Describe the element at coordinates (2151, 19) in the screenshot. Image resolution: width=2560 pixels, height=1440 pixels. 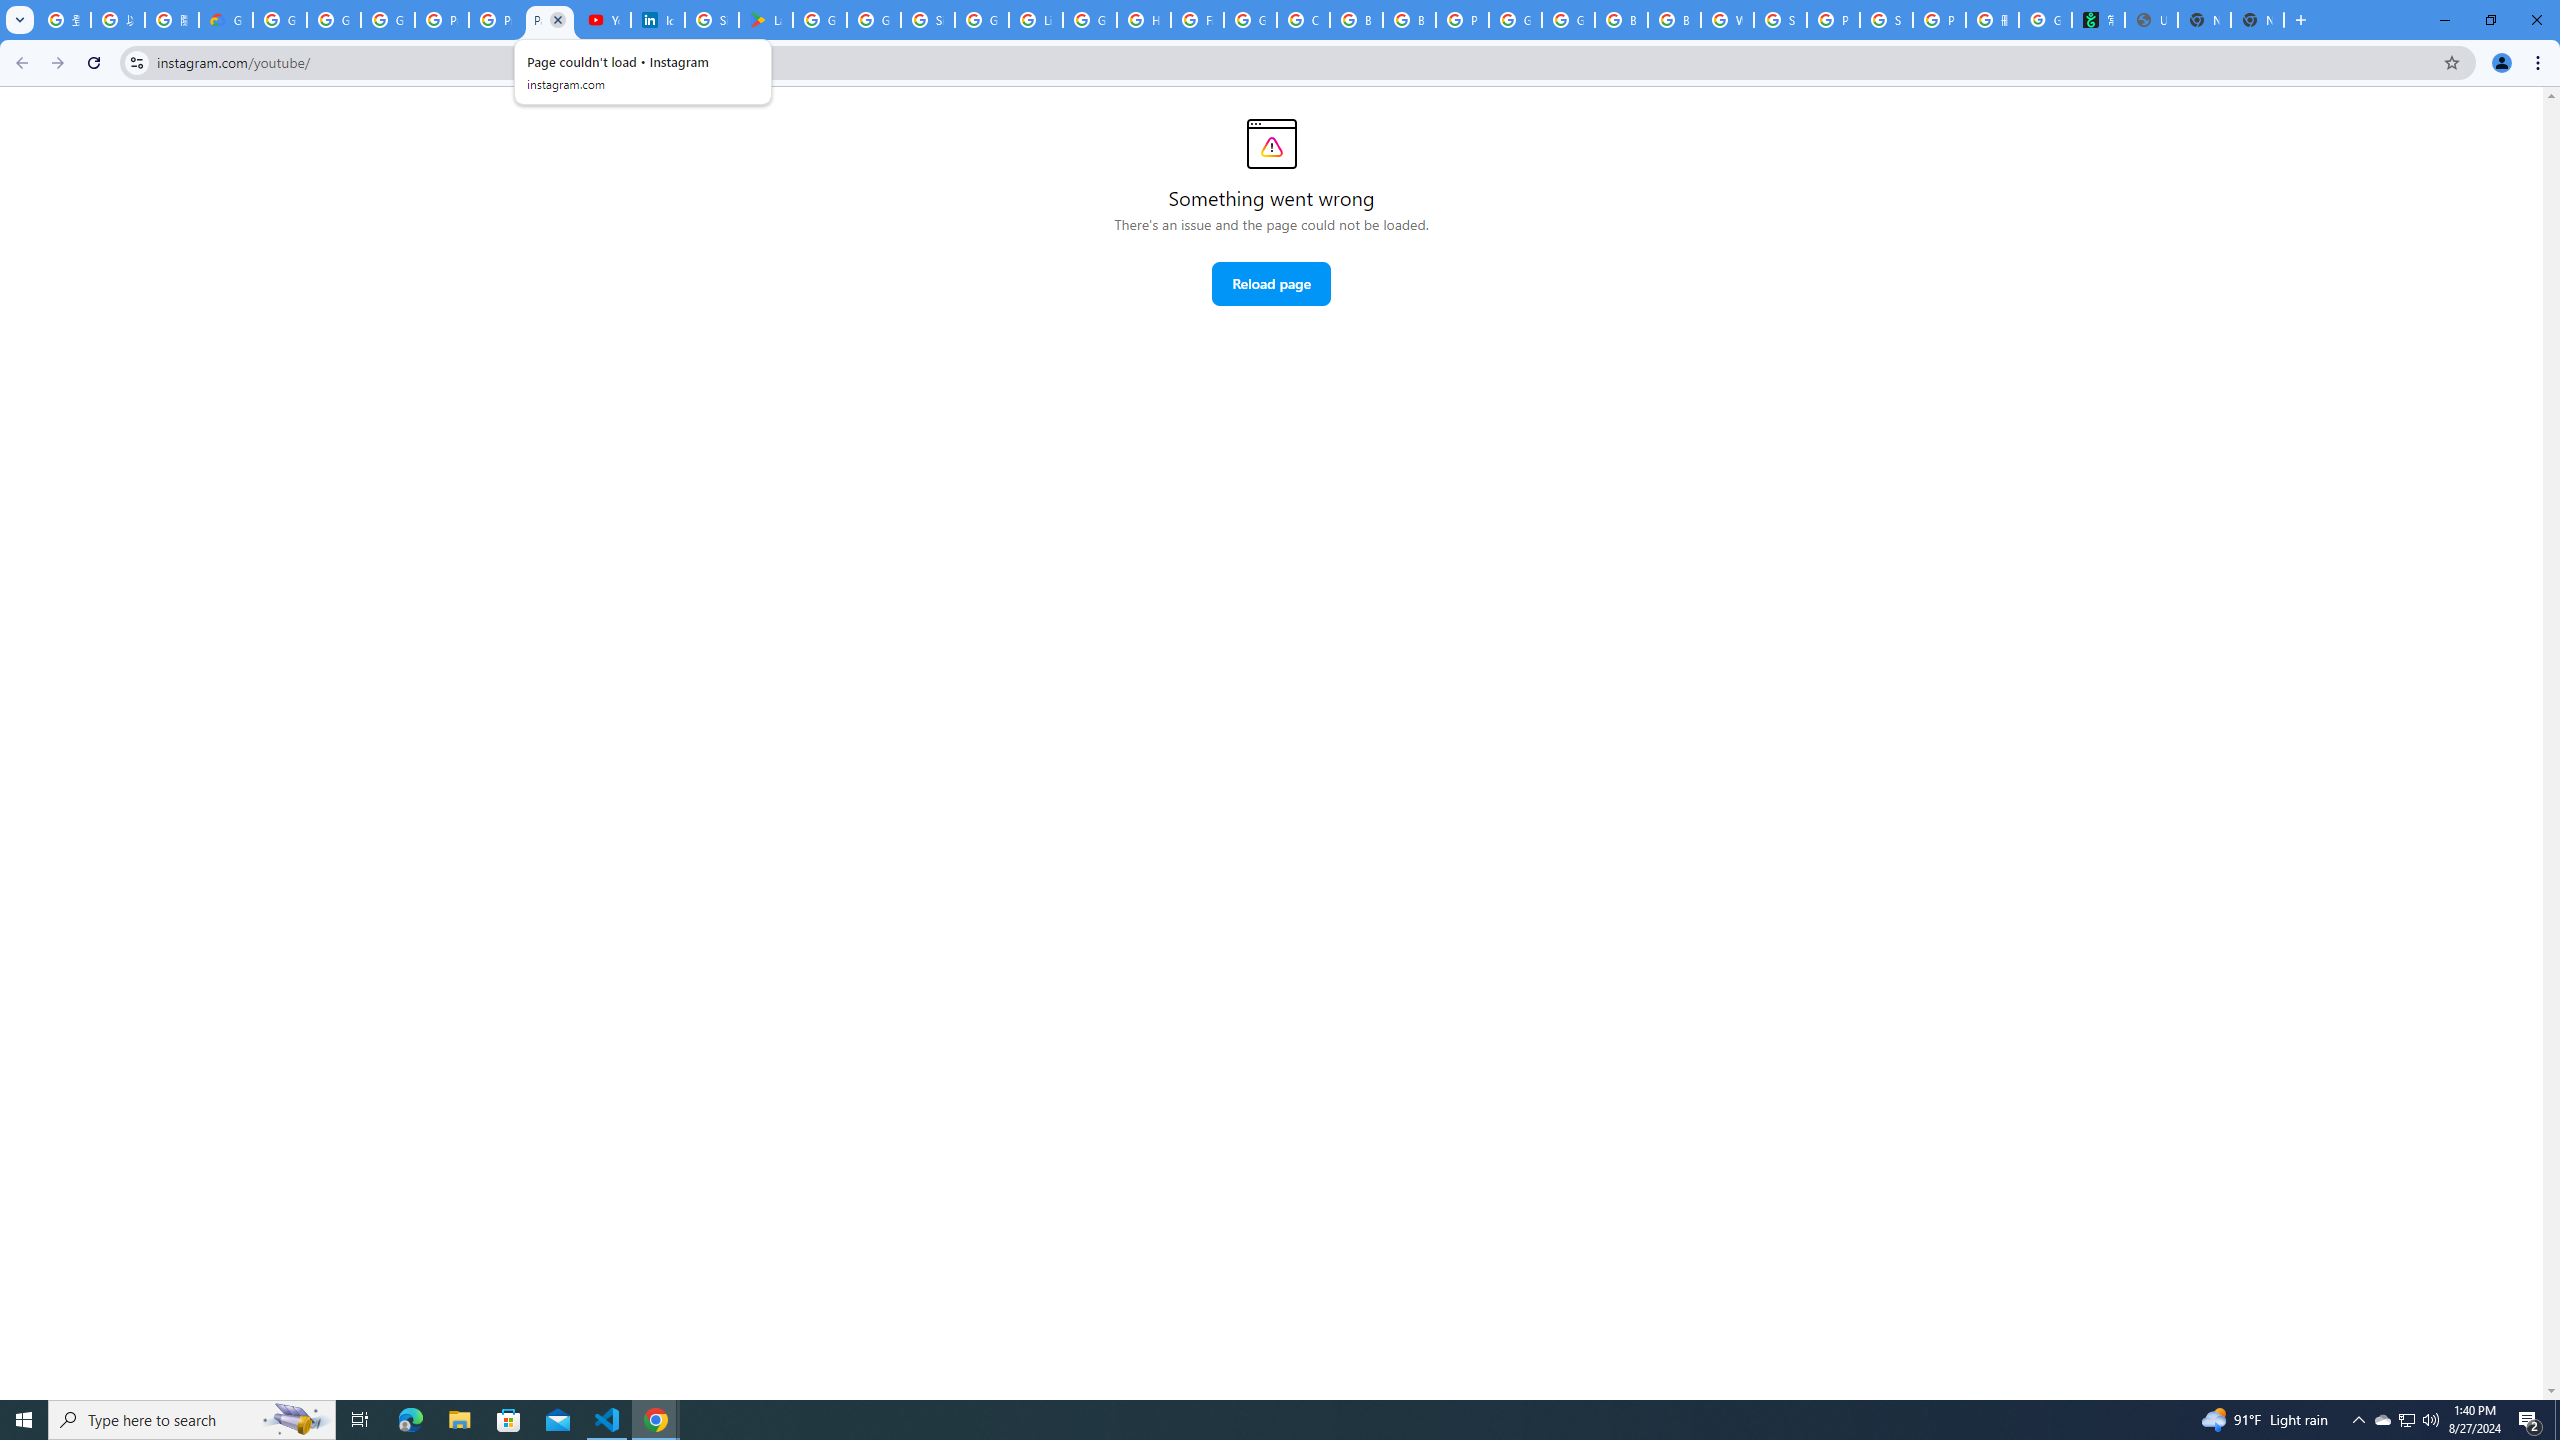
I see `'Untitled'` at that location.